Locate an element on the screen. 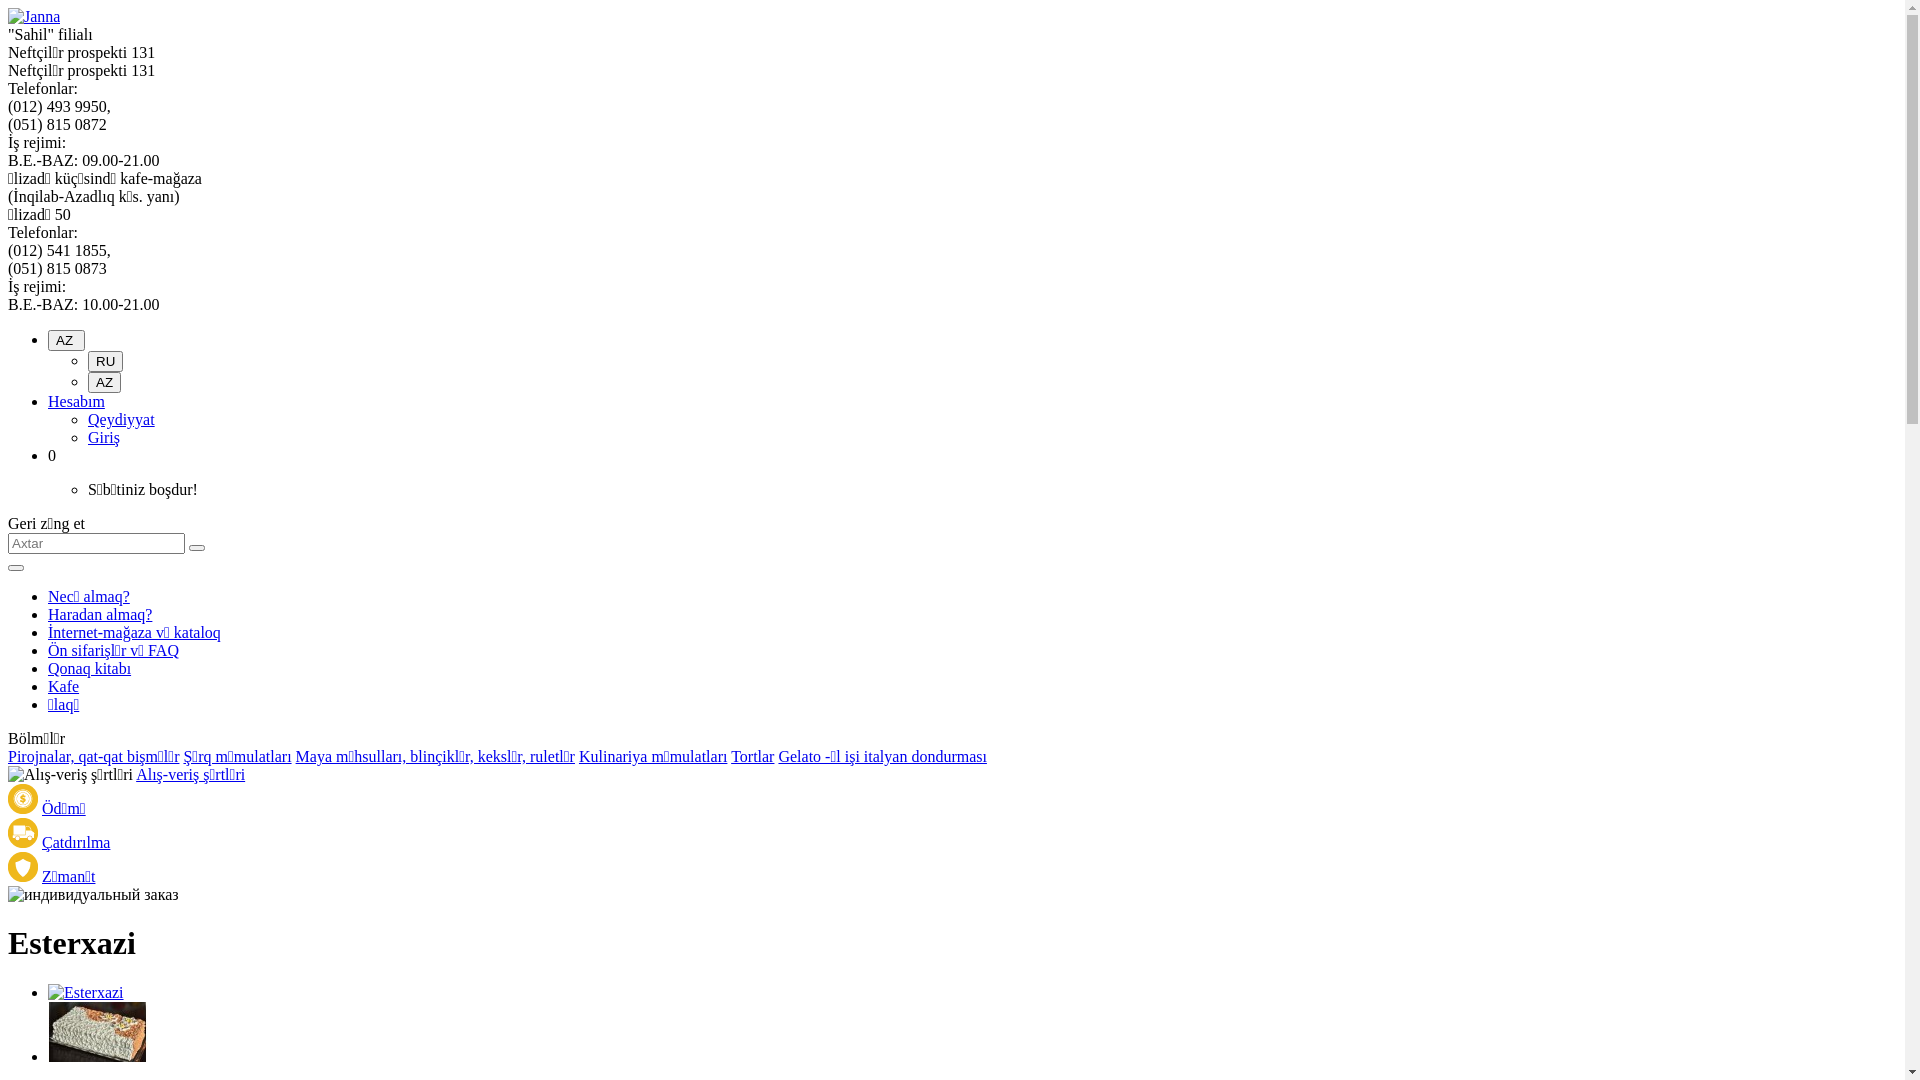 This screenshot has height=1080, width=1920. 'RU' is located at coordinates (104, 361).